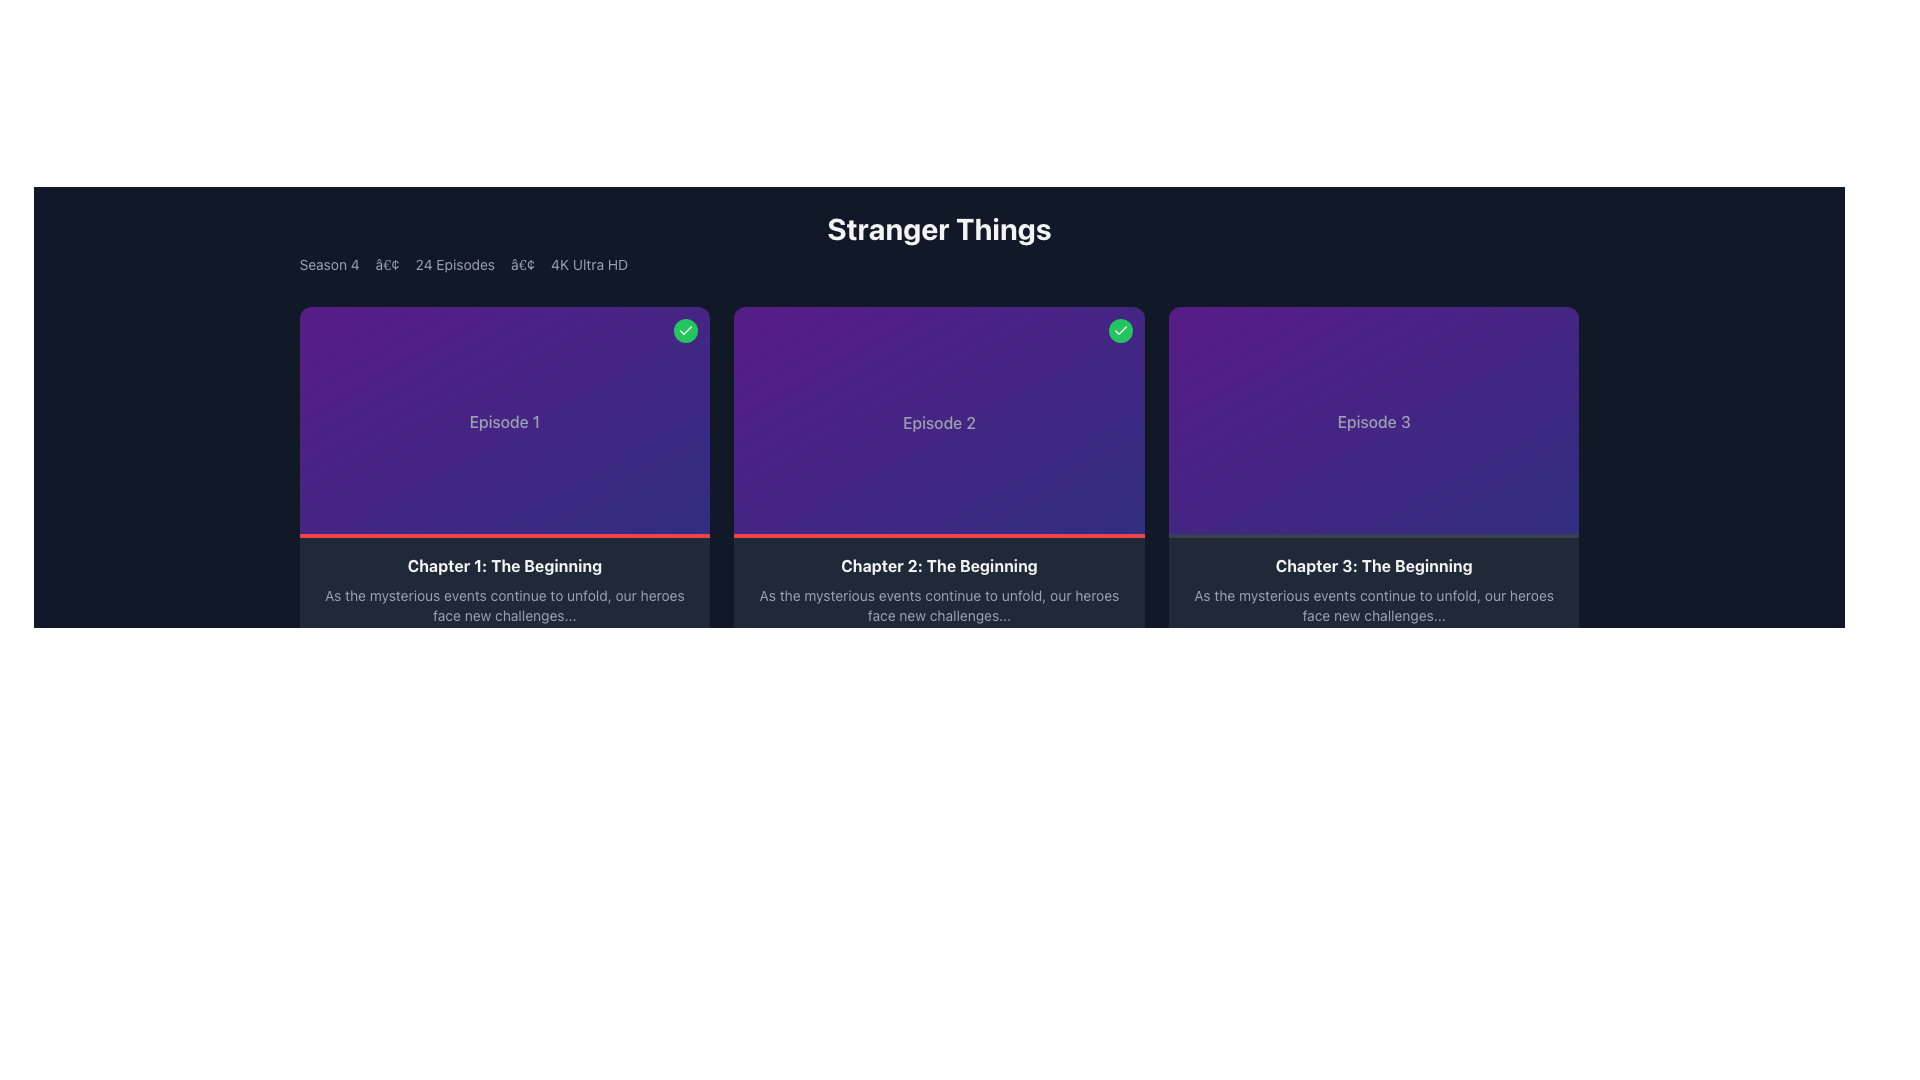  Describe the element at coordinates (523, 264) in the screenshot. I see `the second bullet point in the horizontal sequence of text items, which separates '24 Episodes' and '4K Ultra HD'` at that location.